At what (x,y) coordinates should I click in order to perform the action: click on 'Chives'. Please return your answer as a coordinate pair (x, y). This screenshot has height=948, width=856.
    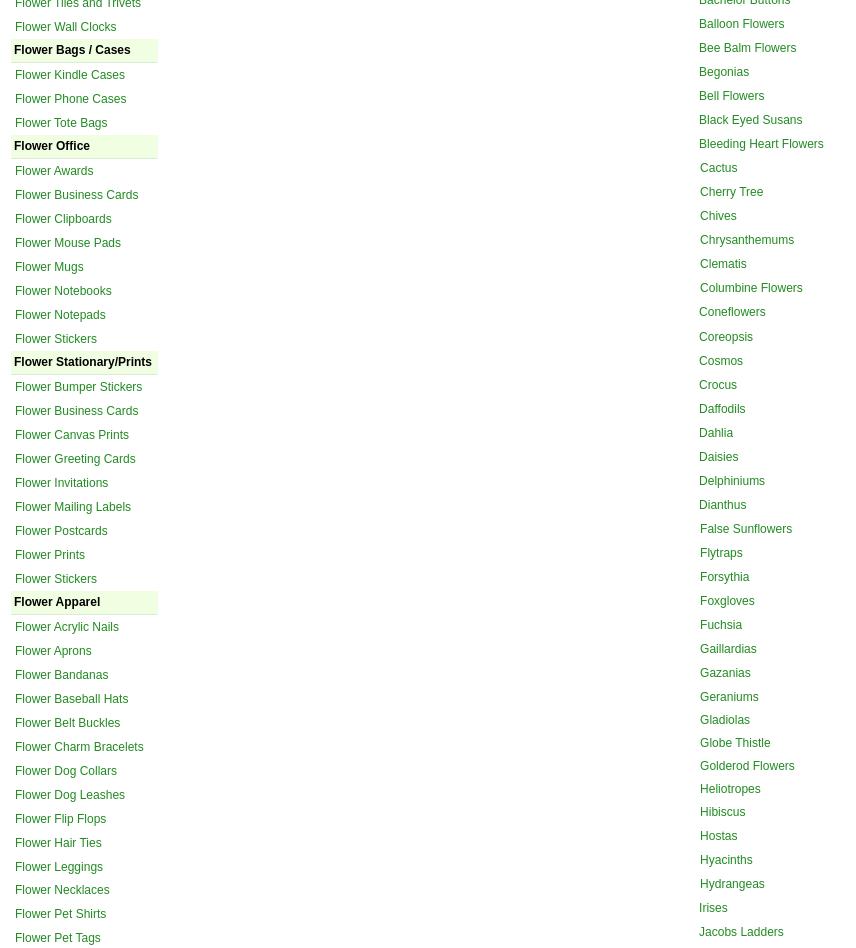
    Looking at the image, I should click on (718, 214).